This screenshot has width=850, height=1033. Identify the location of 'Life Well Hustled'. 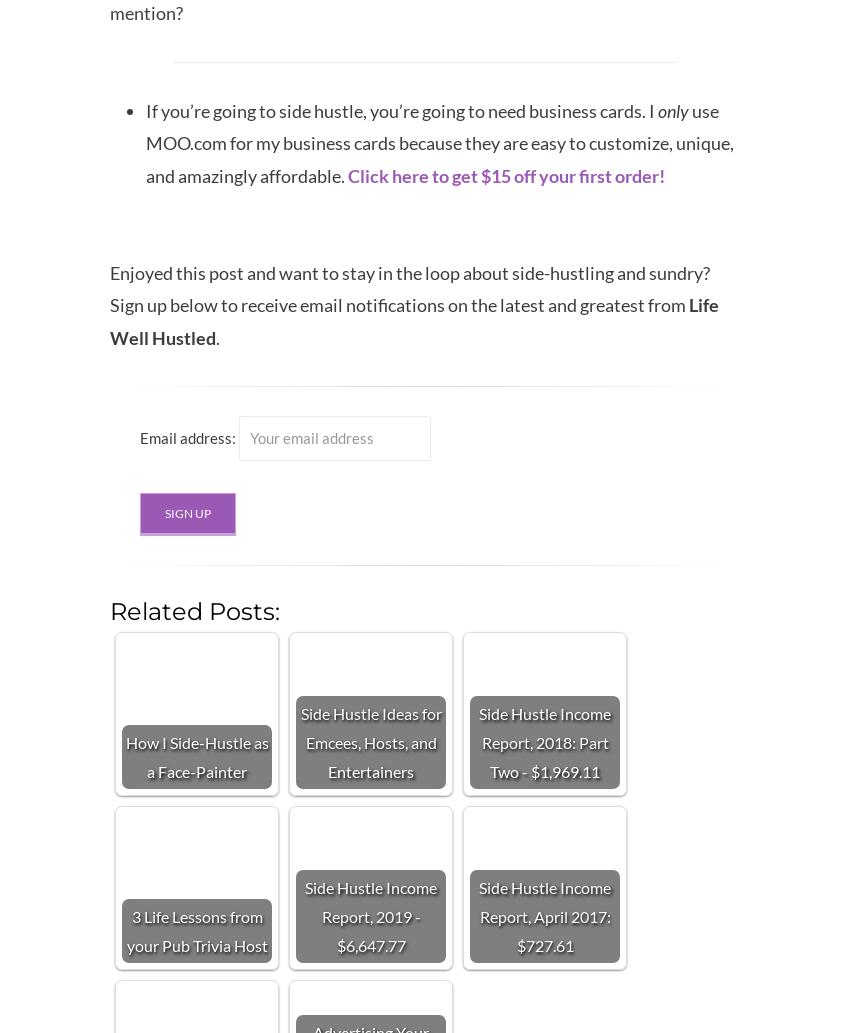
(414, 319).